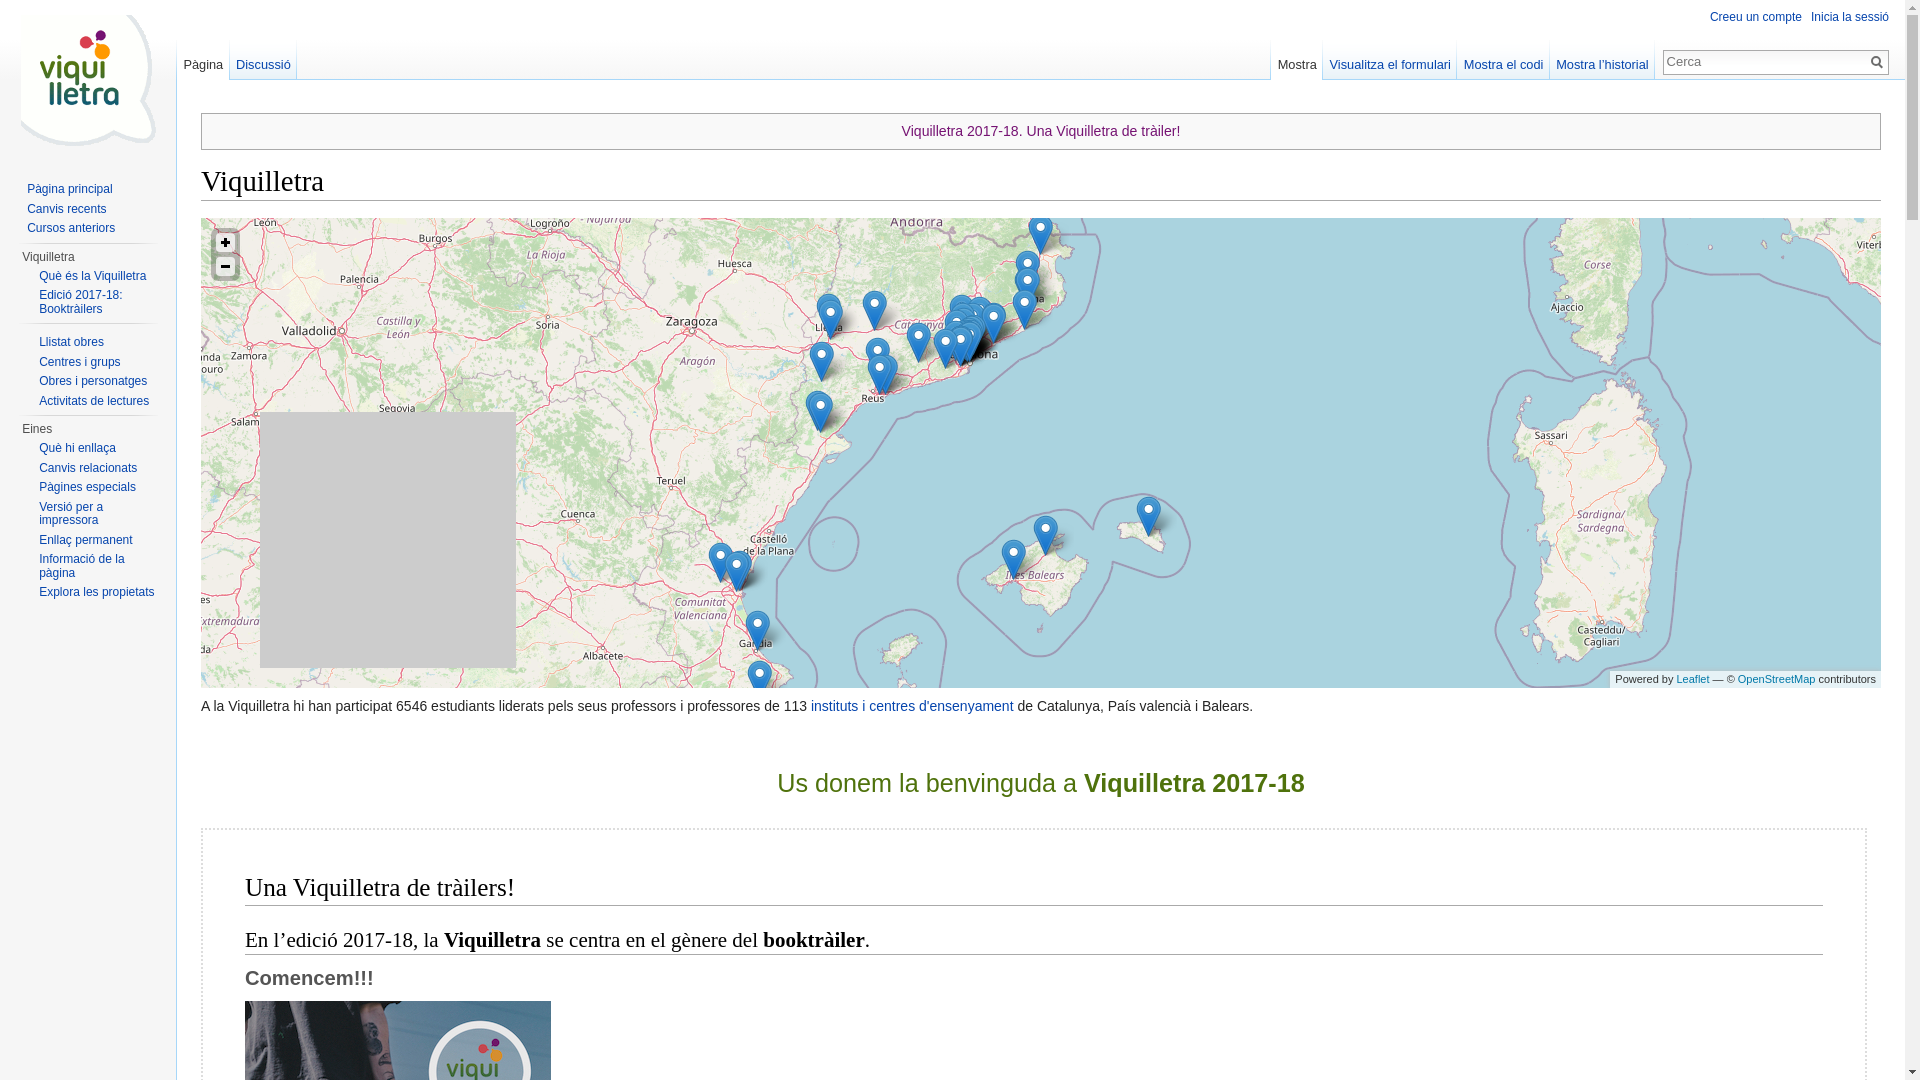 The image size is (1920, 1080). What do you see at coordinates (1323, 59) in the screenshot?
I see `'Visualitza el formulari'` at bounding box center [1323, 59].